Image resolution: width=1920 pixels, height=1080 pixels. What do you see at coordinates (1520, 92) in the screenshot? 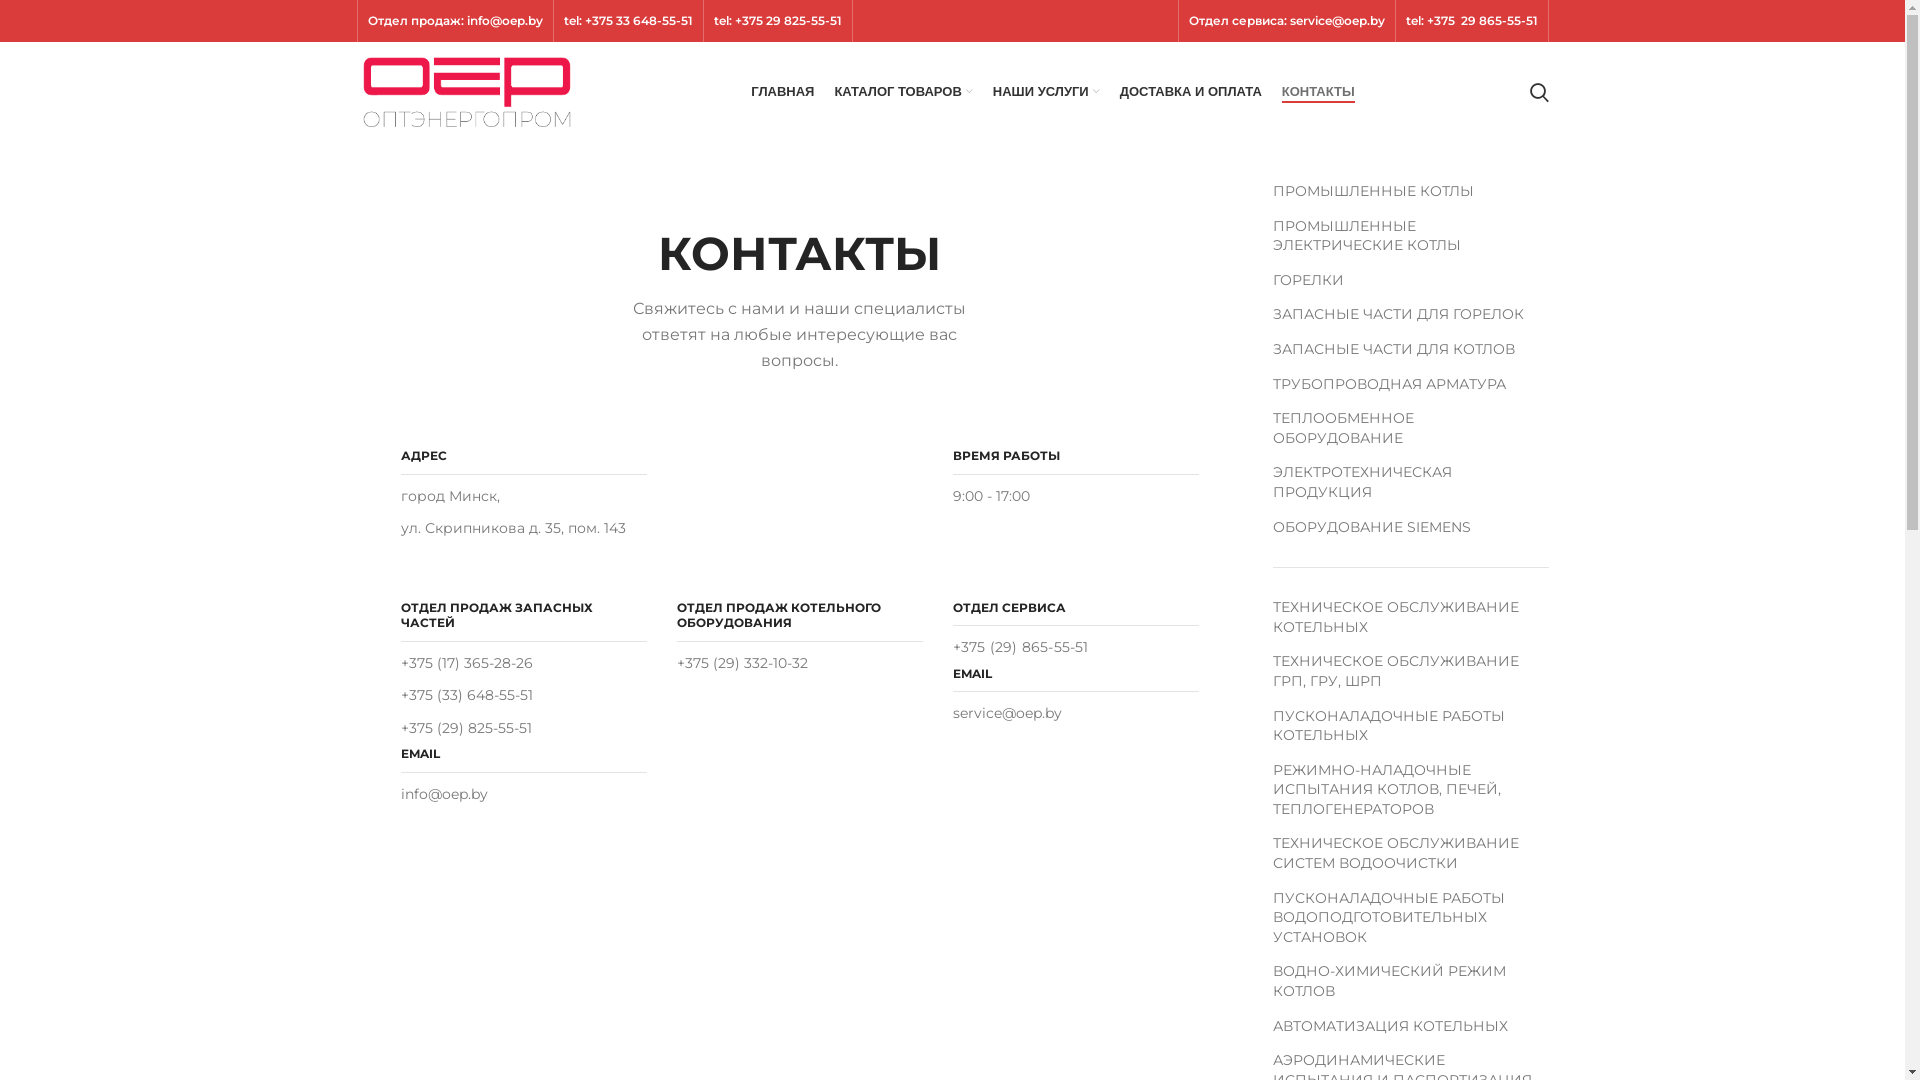
I see `'Search'` at bounding box center [1520, 92].